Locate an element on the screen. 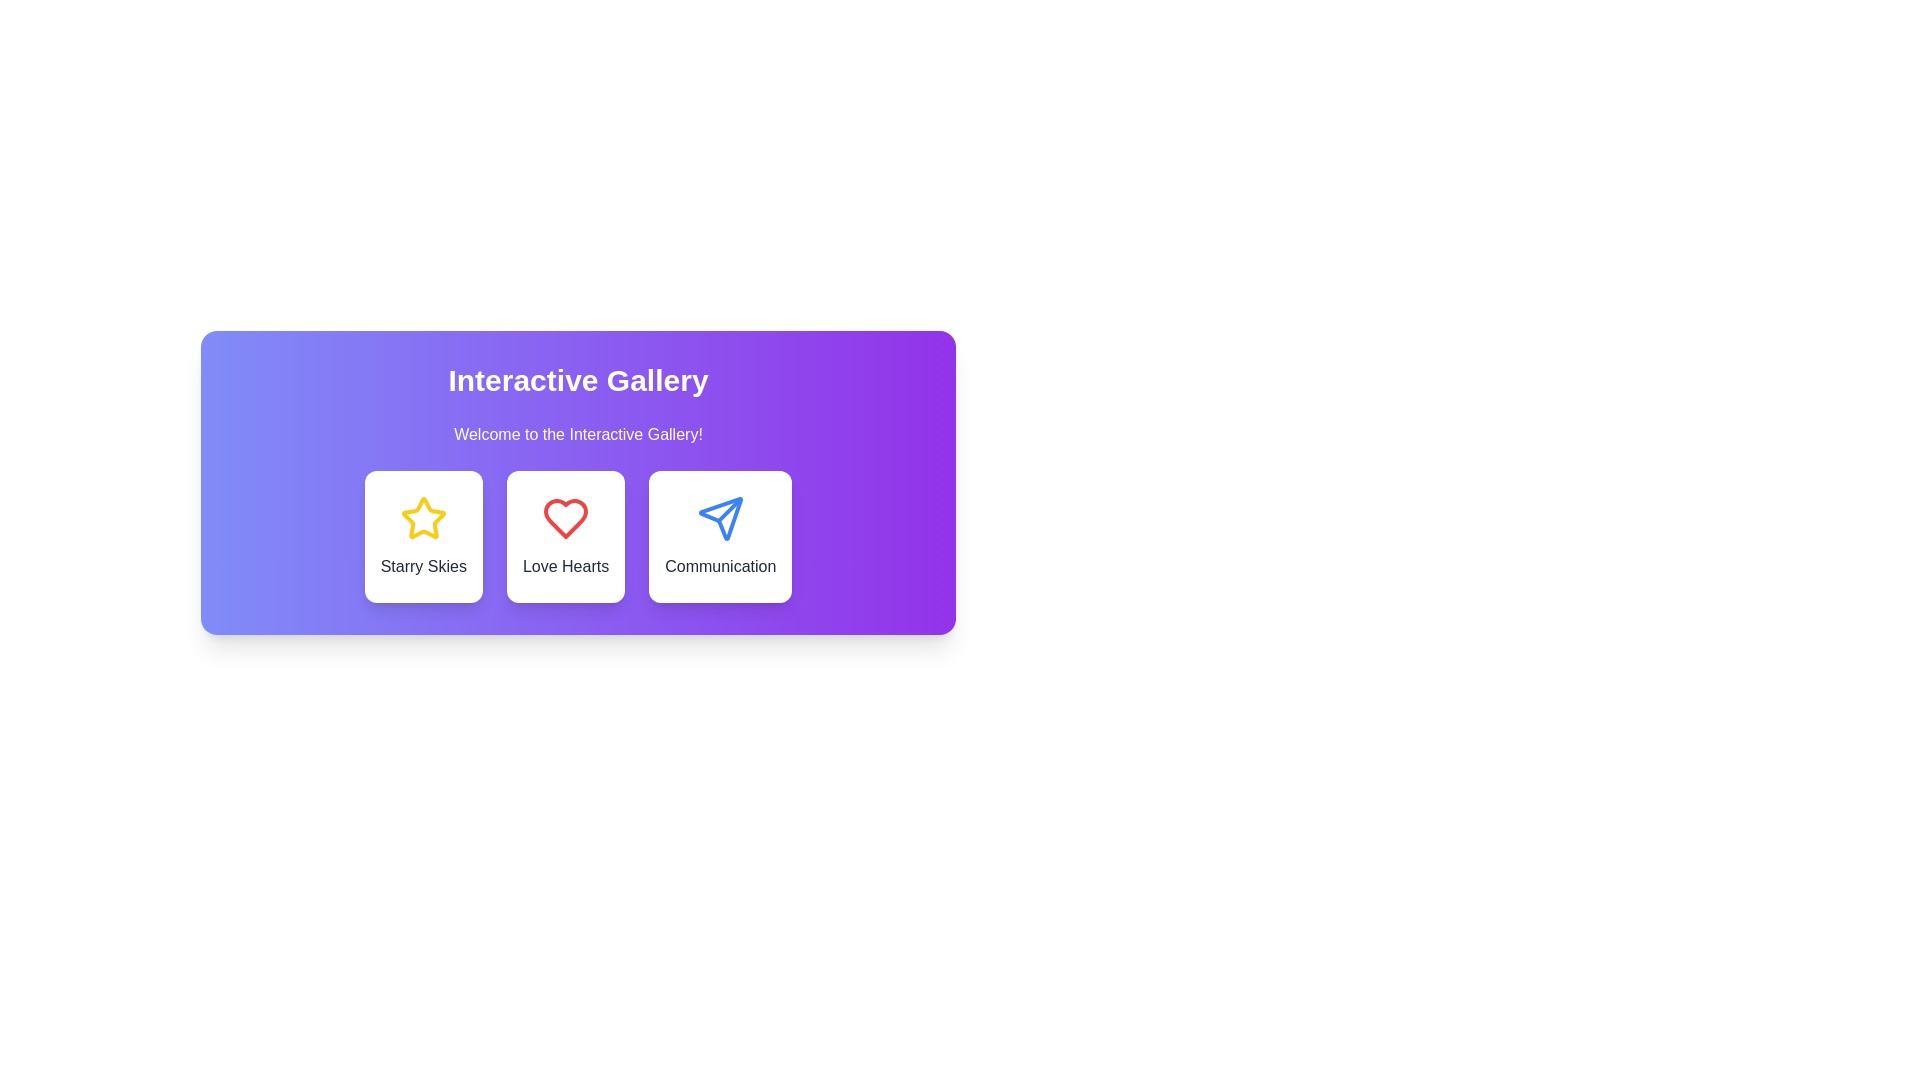  the text label that says 'Welcome to the Interactive Gallery!' which is styled in white font over a gradient background, located just below the title 'Interactive Gallery' is located at coordinates (577, 434).